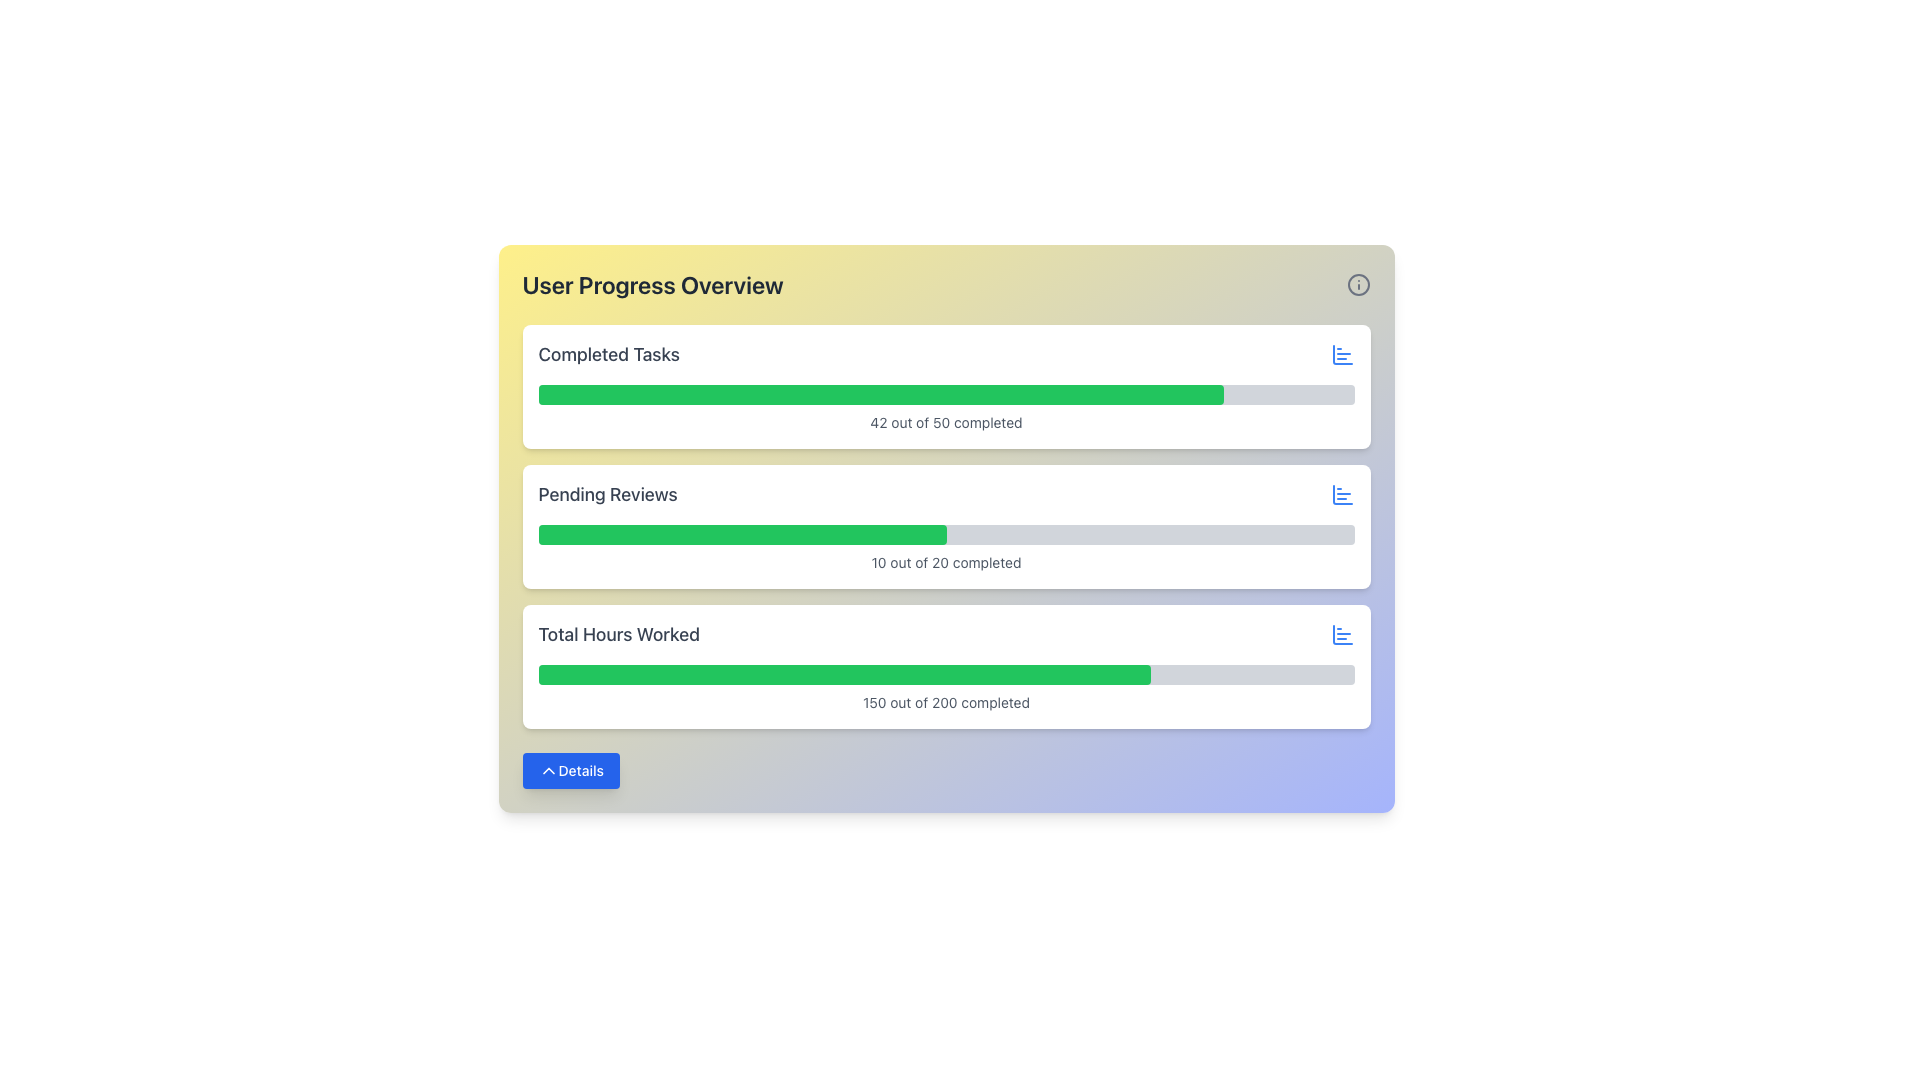 The width and height of the screenshot is (1920, 1080). What do you see at coordinates (741, 534) in the screenshot?
I see `the Progress indicator bar within the 'Pending Reviews' section, which visually represents 50% completion of a task` at bounding box center [741, 534].